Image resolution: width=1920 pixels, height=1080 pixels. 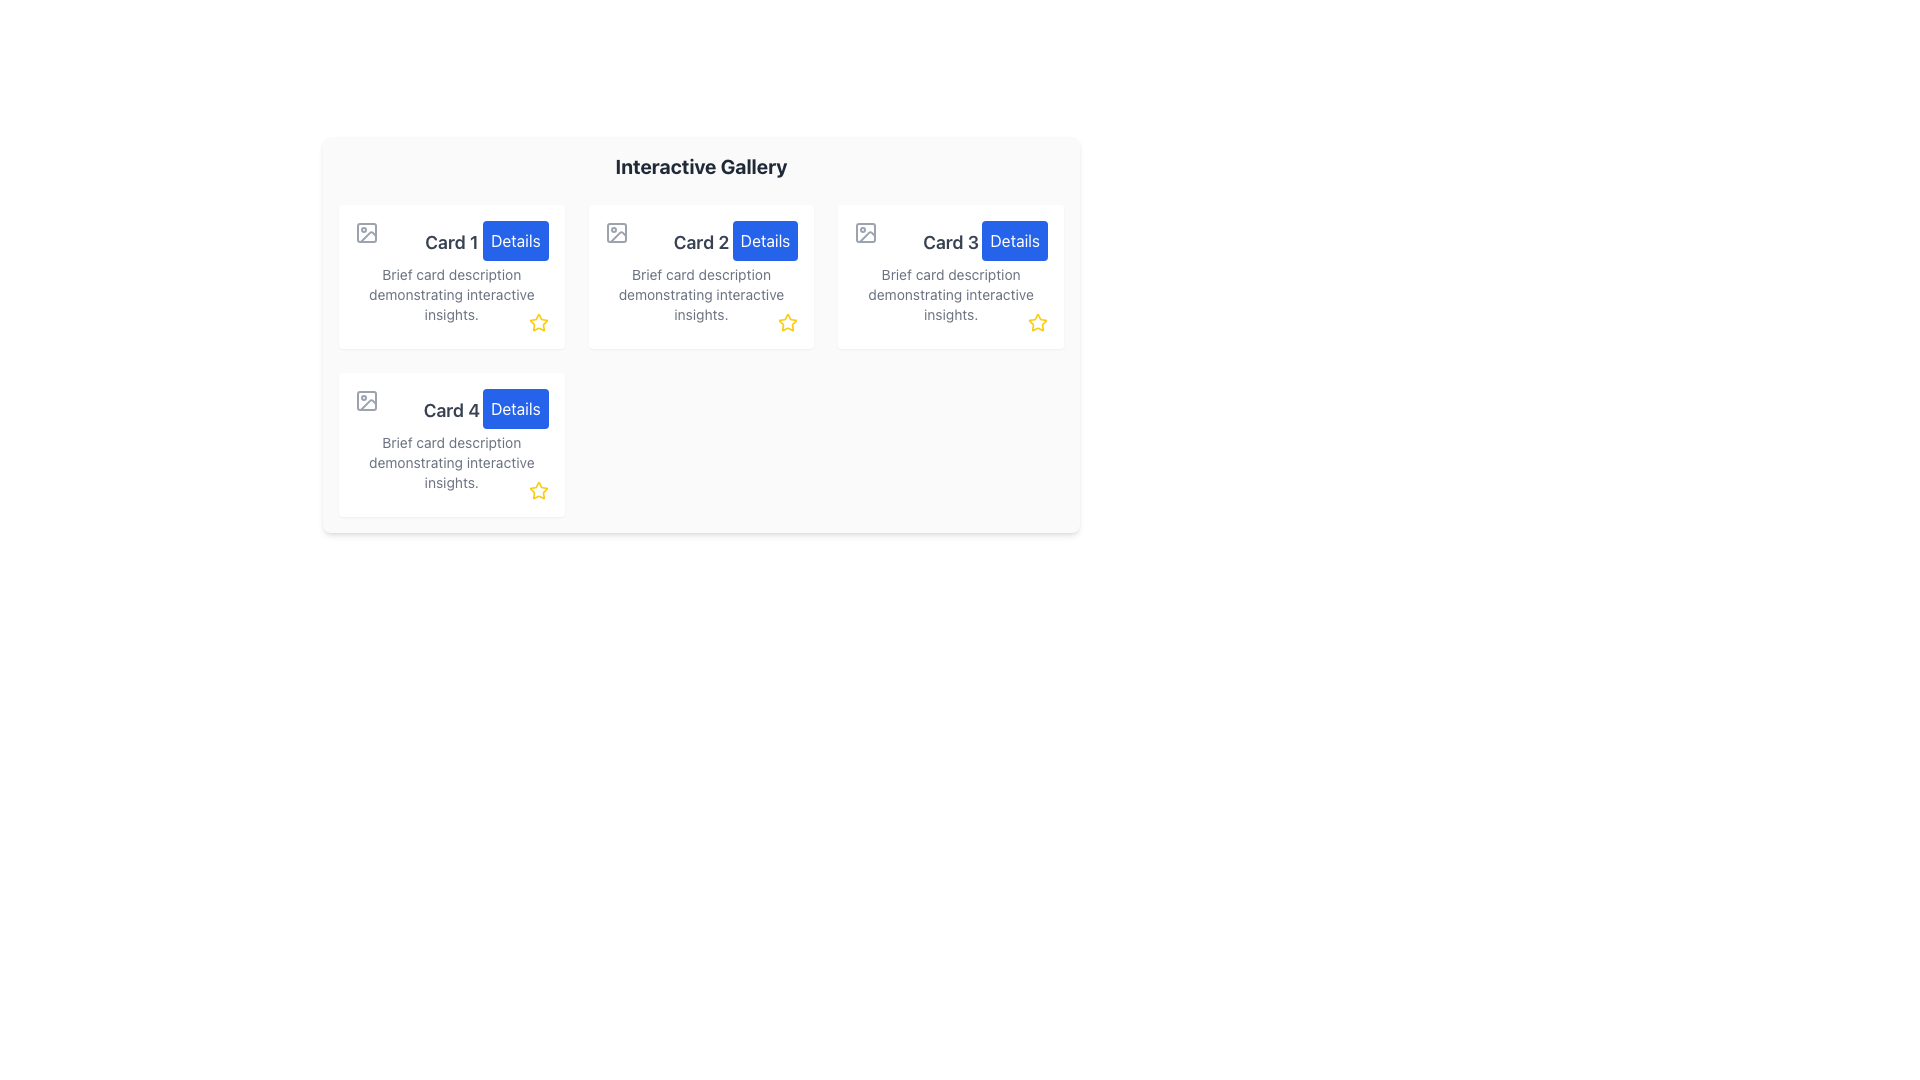 I want to click on the static text label 'Card 3' which is displayed in bold gray font at the top-center of the third card in the card group, so click(x=950, y=242).